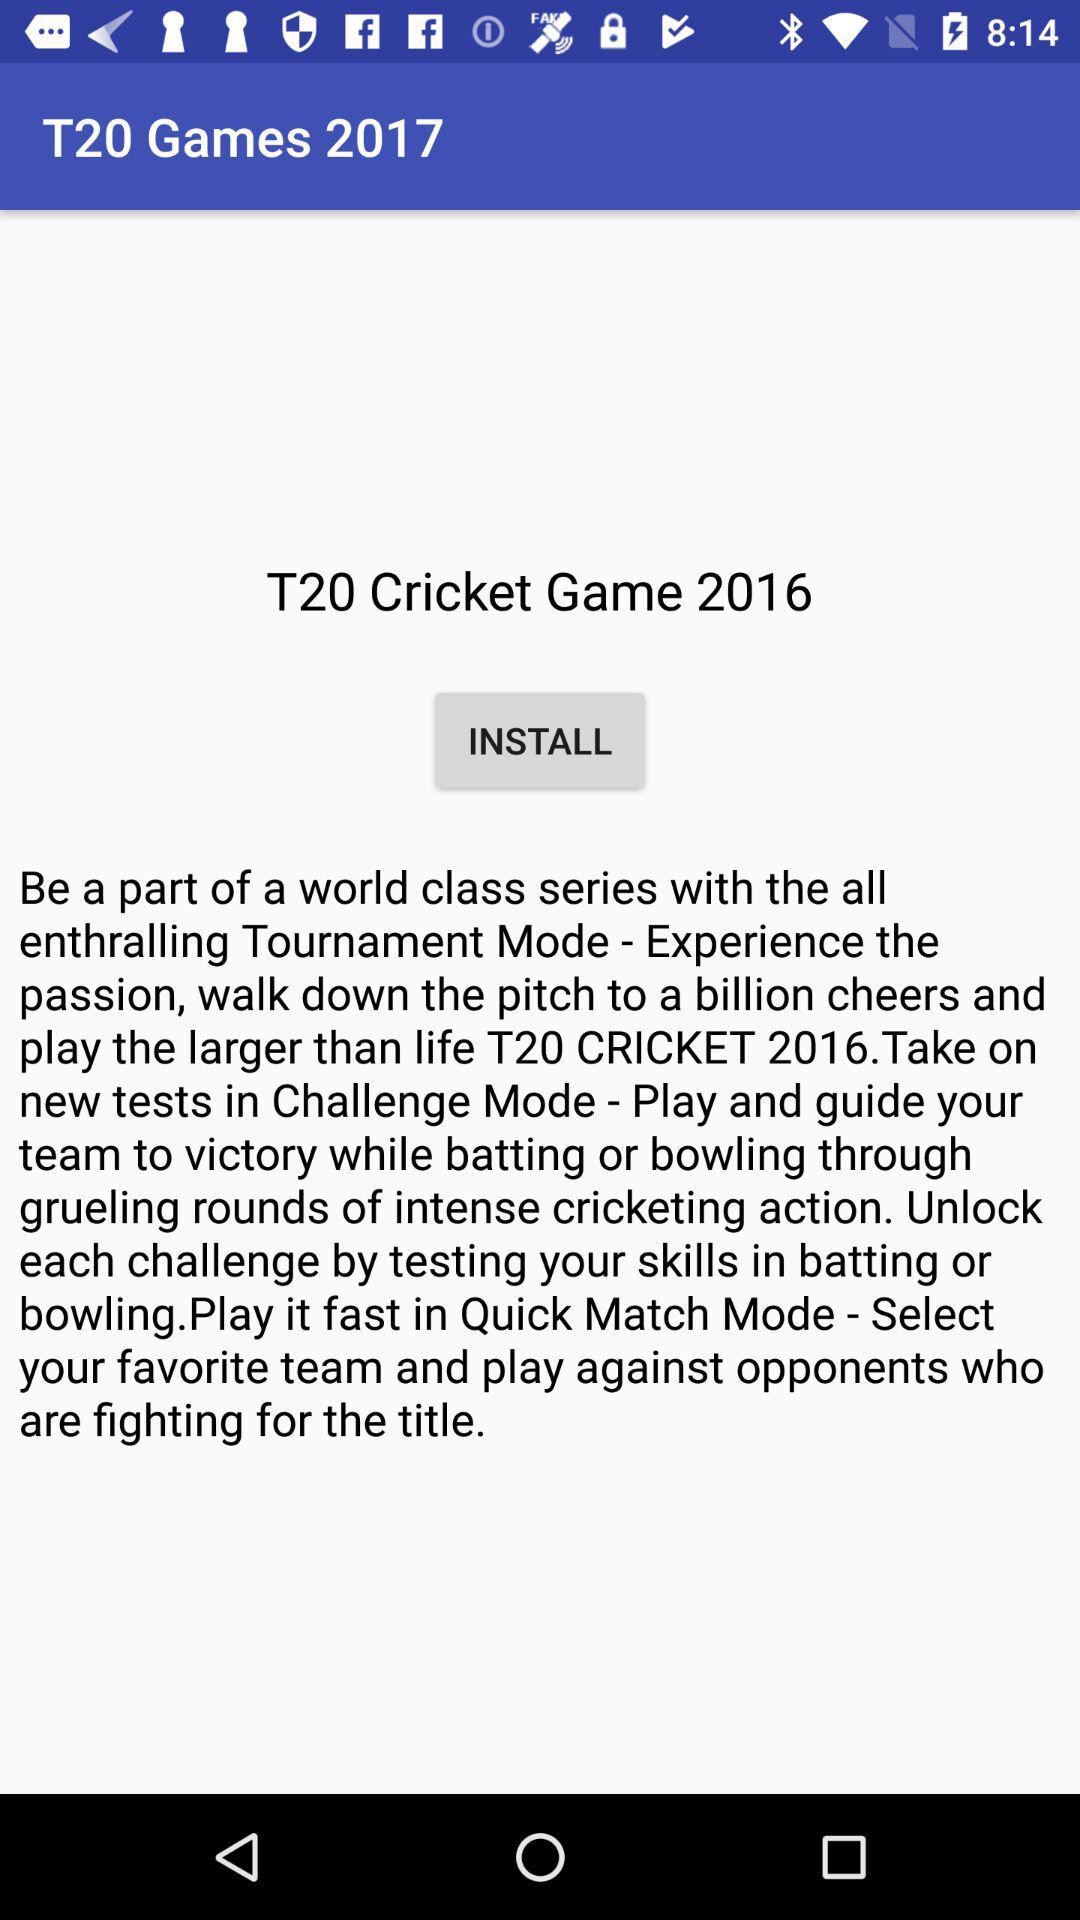 The image size is (1080, 1920). I want to click on the item below the t20 cricket game icon, so click(540, 739).